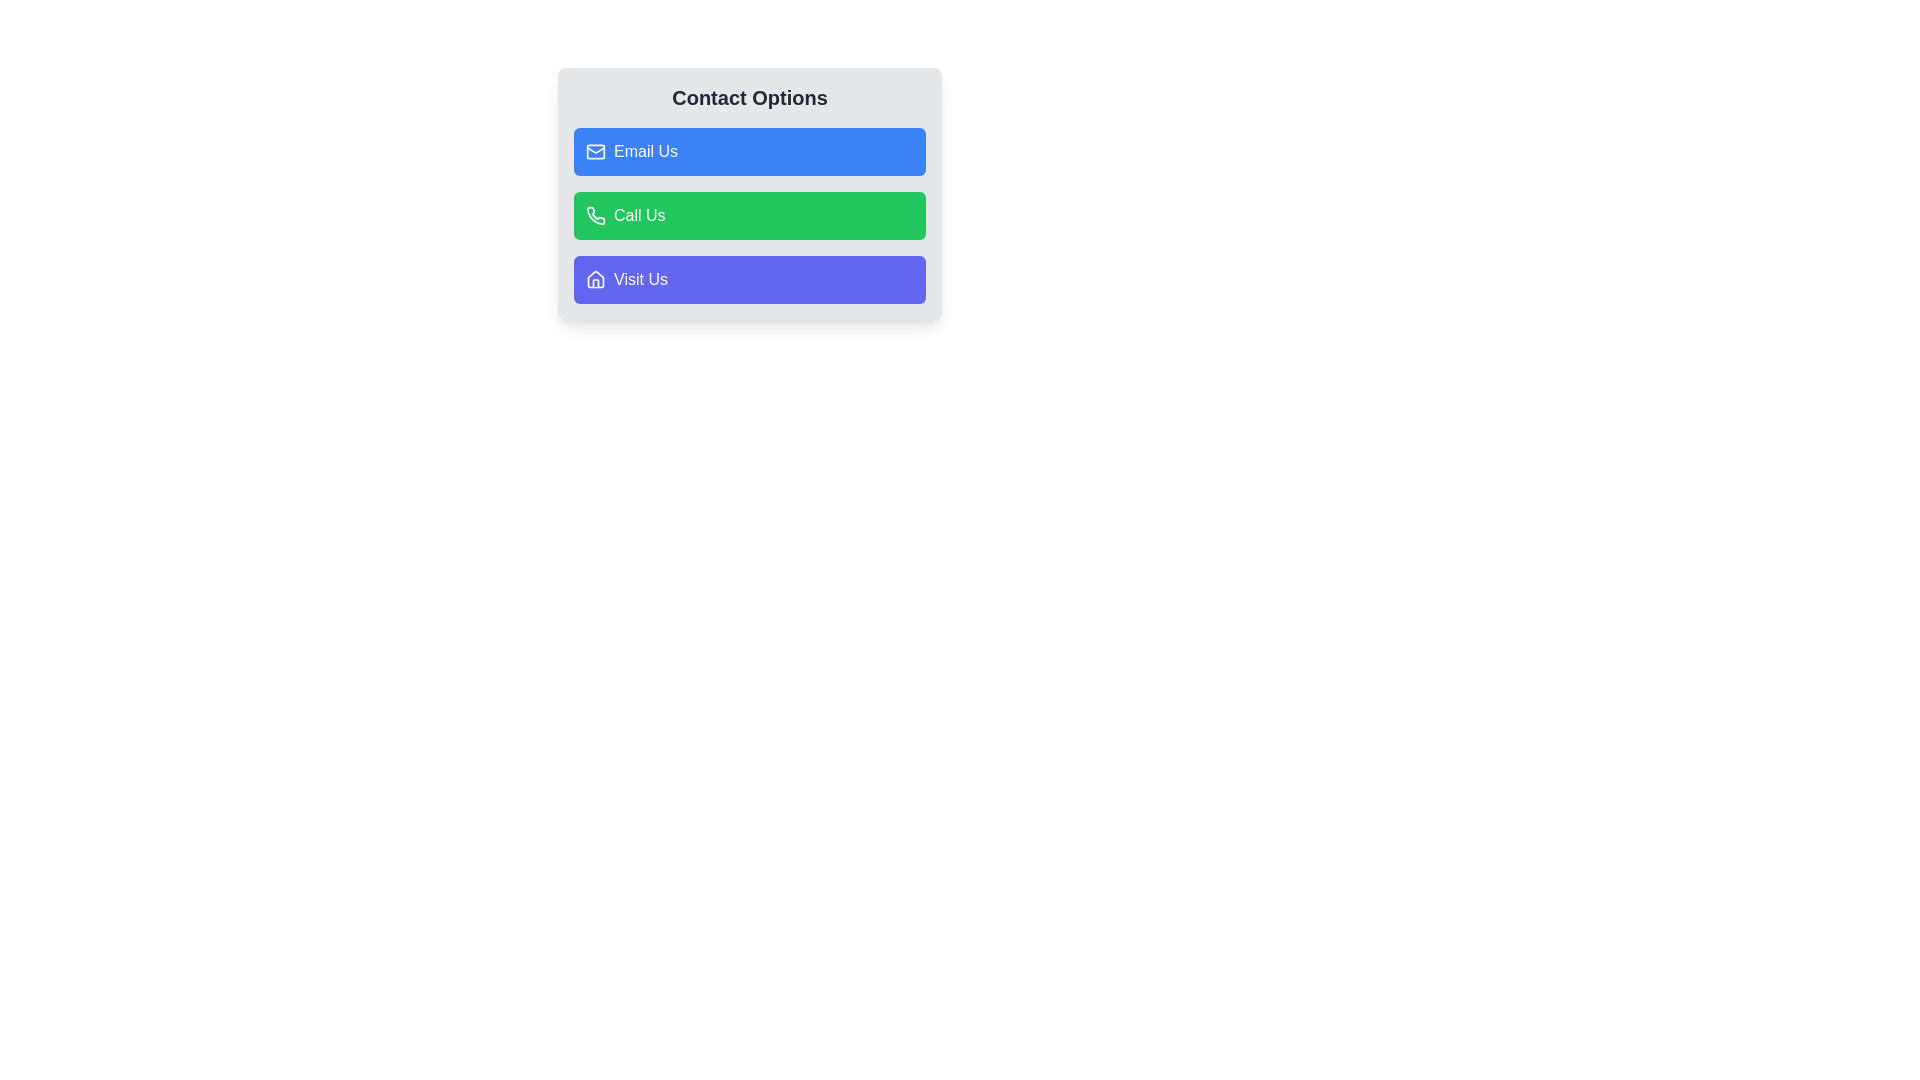 The image size is (1920, 1080). I want to click on the phone icon on the green 'Call Us' button, which is located below the blue 'Email Us' button in the contact options list, so click(594, 216).